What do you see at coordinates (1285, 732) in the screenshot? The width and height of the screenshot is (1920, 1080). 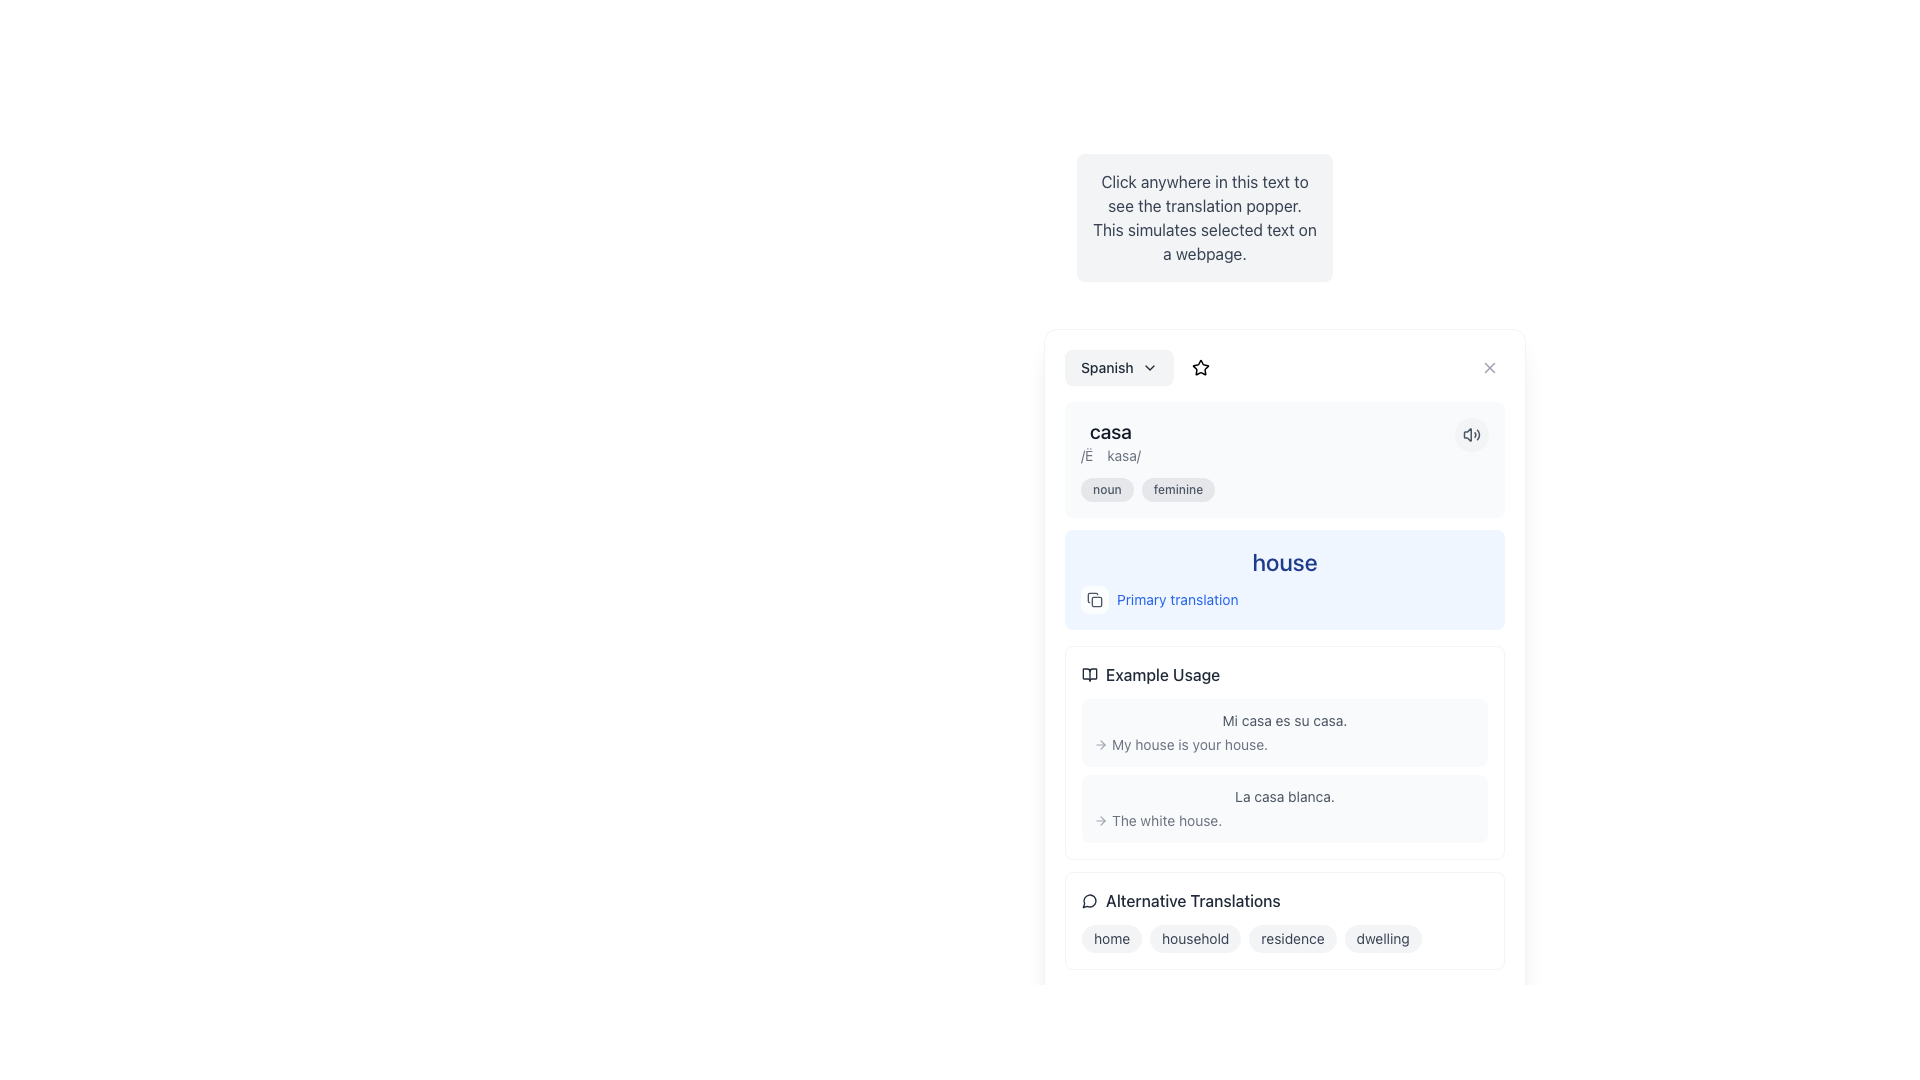 I see `the bilingual text block demonstrating the usage of the word 'casa' in Spanish, located in the central area of the 'Example Usage' section` at bounding box center [1285, 732].